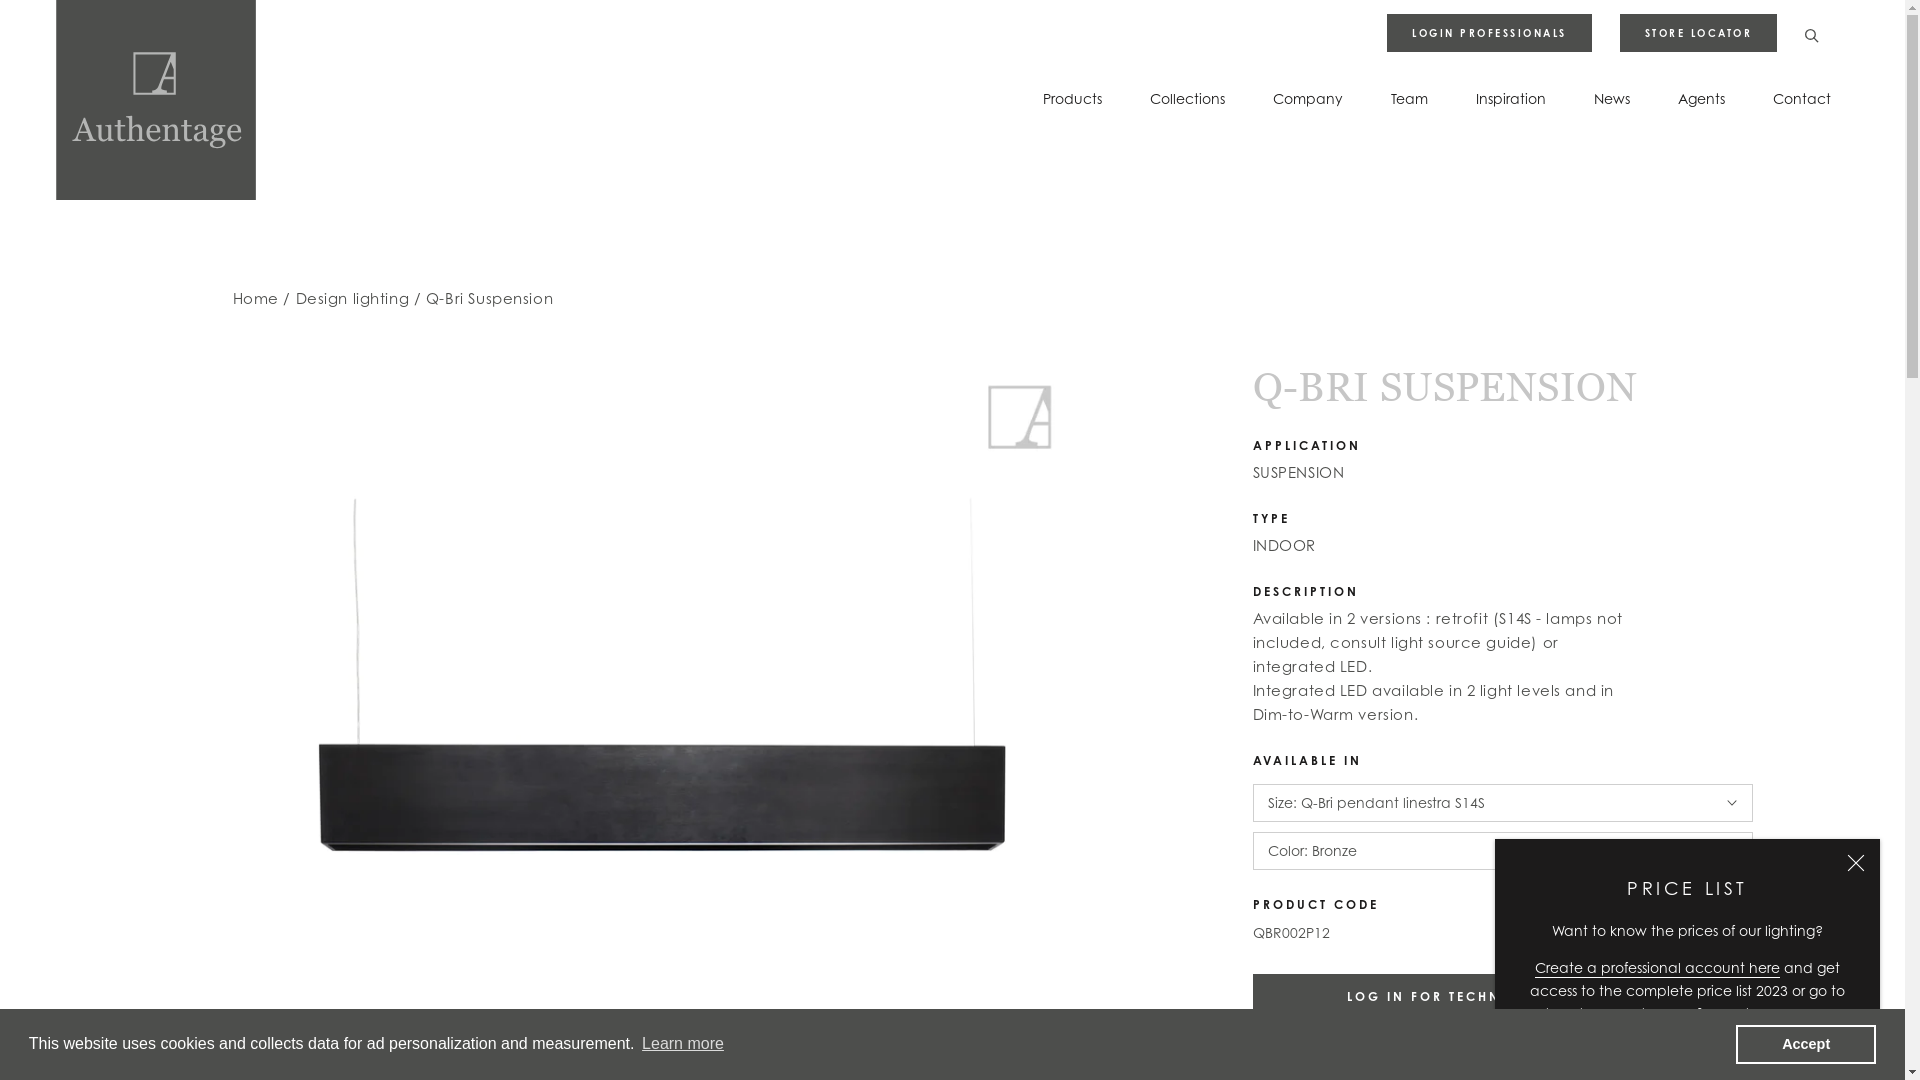  Describe the element at coordinates (637, 1043) in the screenshot. I see `'Learn more'` at that location.